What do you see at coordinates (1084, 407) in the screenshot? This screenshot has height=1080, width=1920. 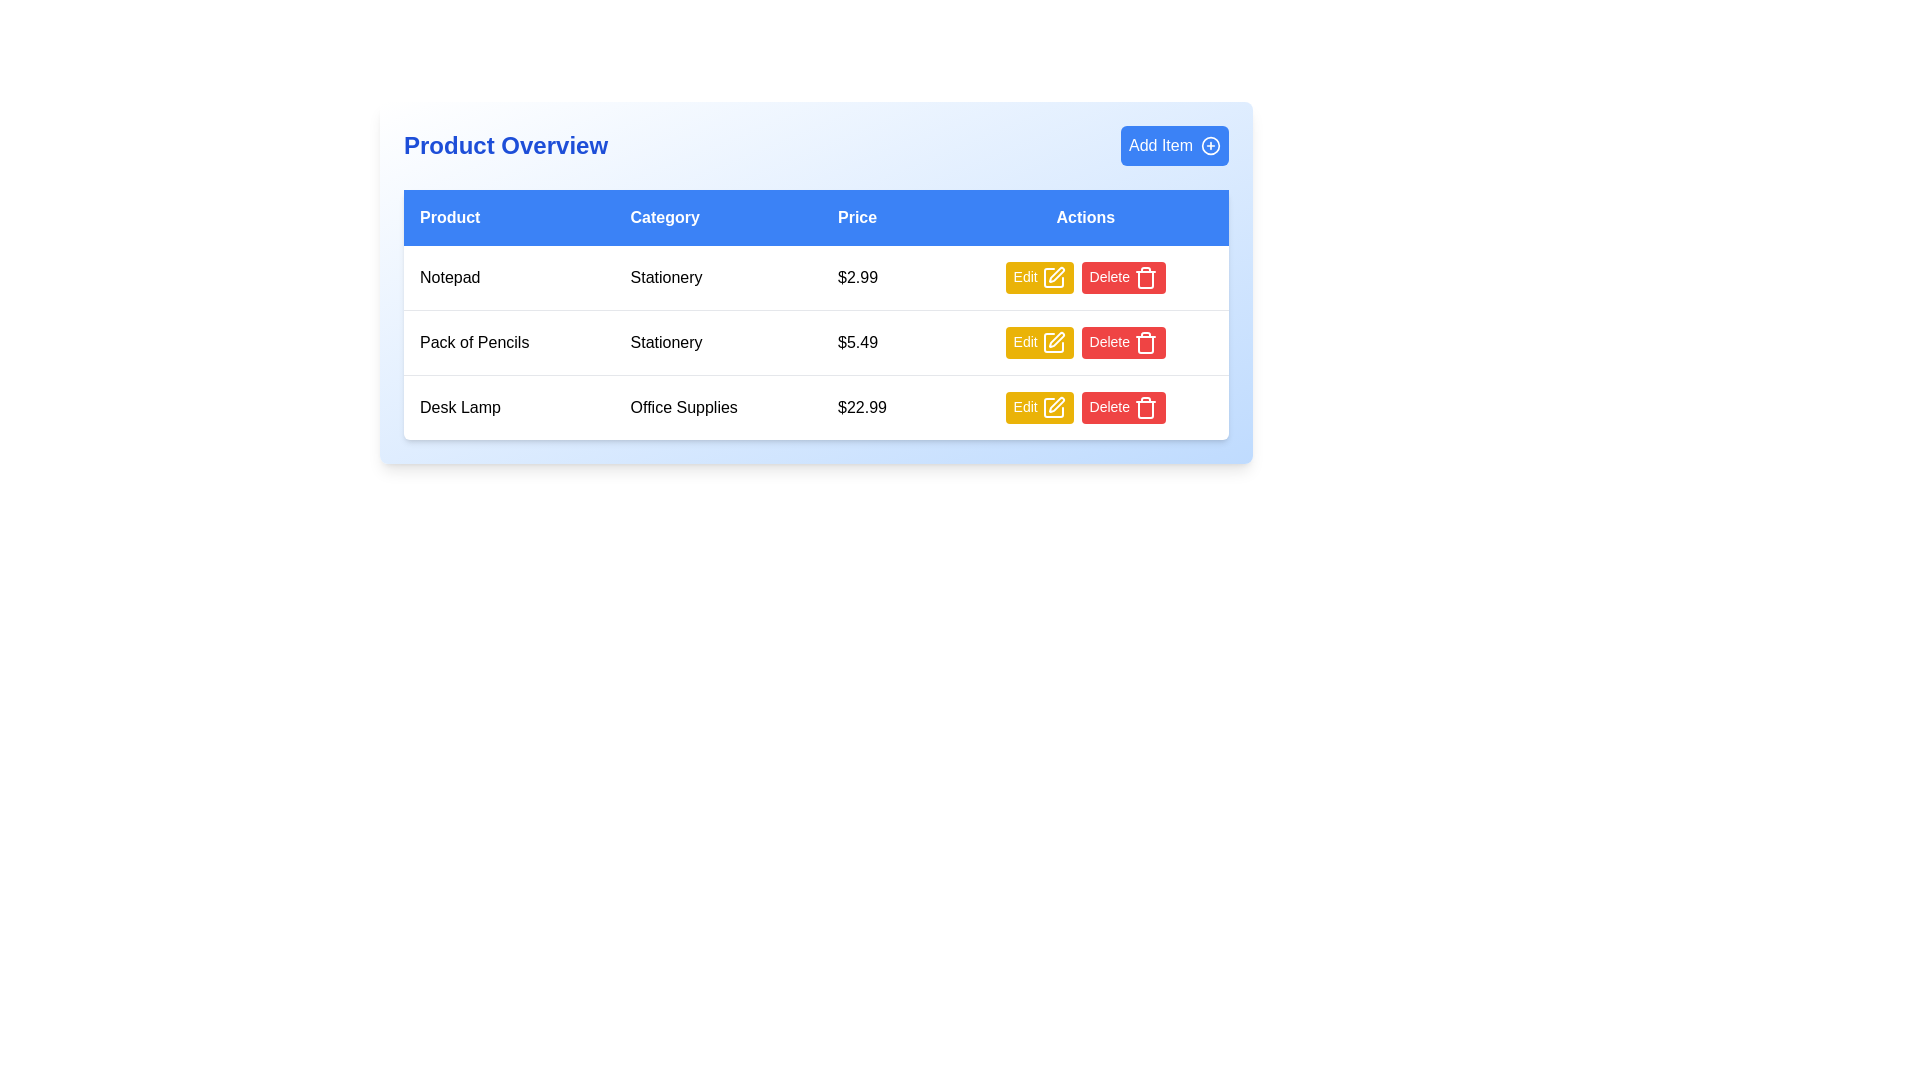 I see `the 'Delete' button in the button group located in the last row of the product table, styled with a red background and white text` at bounding box center [1084, 407].